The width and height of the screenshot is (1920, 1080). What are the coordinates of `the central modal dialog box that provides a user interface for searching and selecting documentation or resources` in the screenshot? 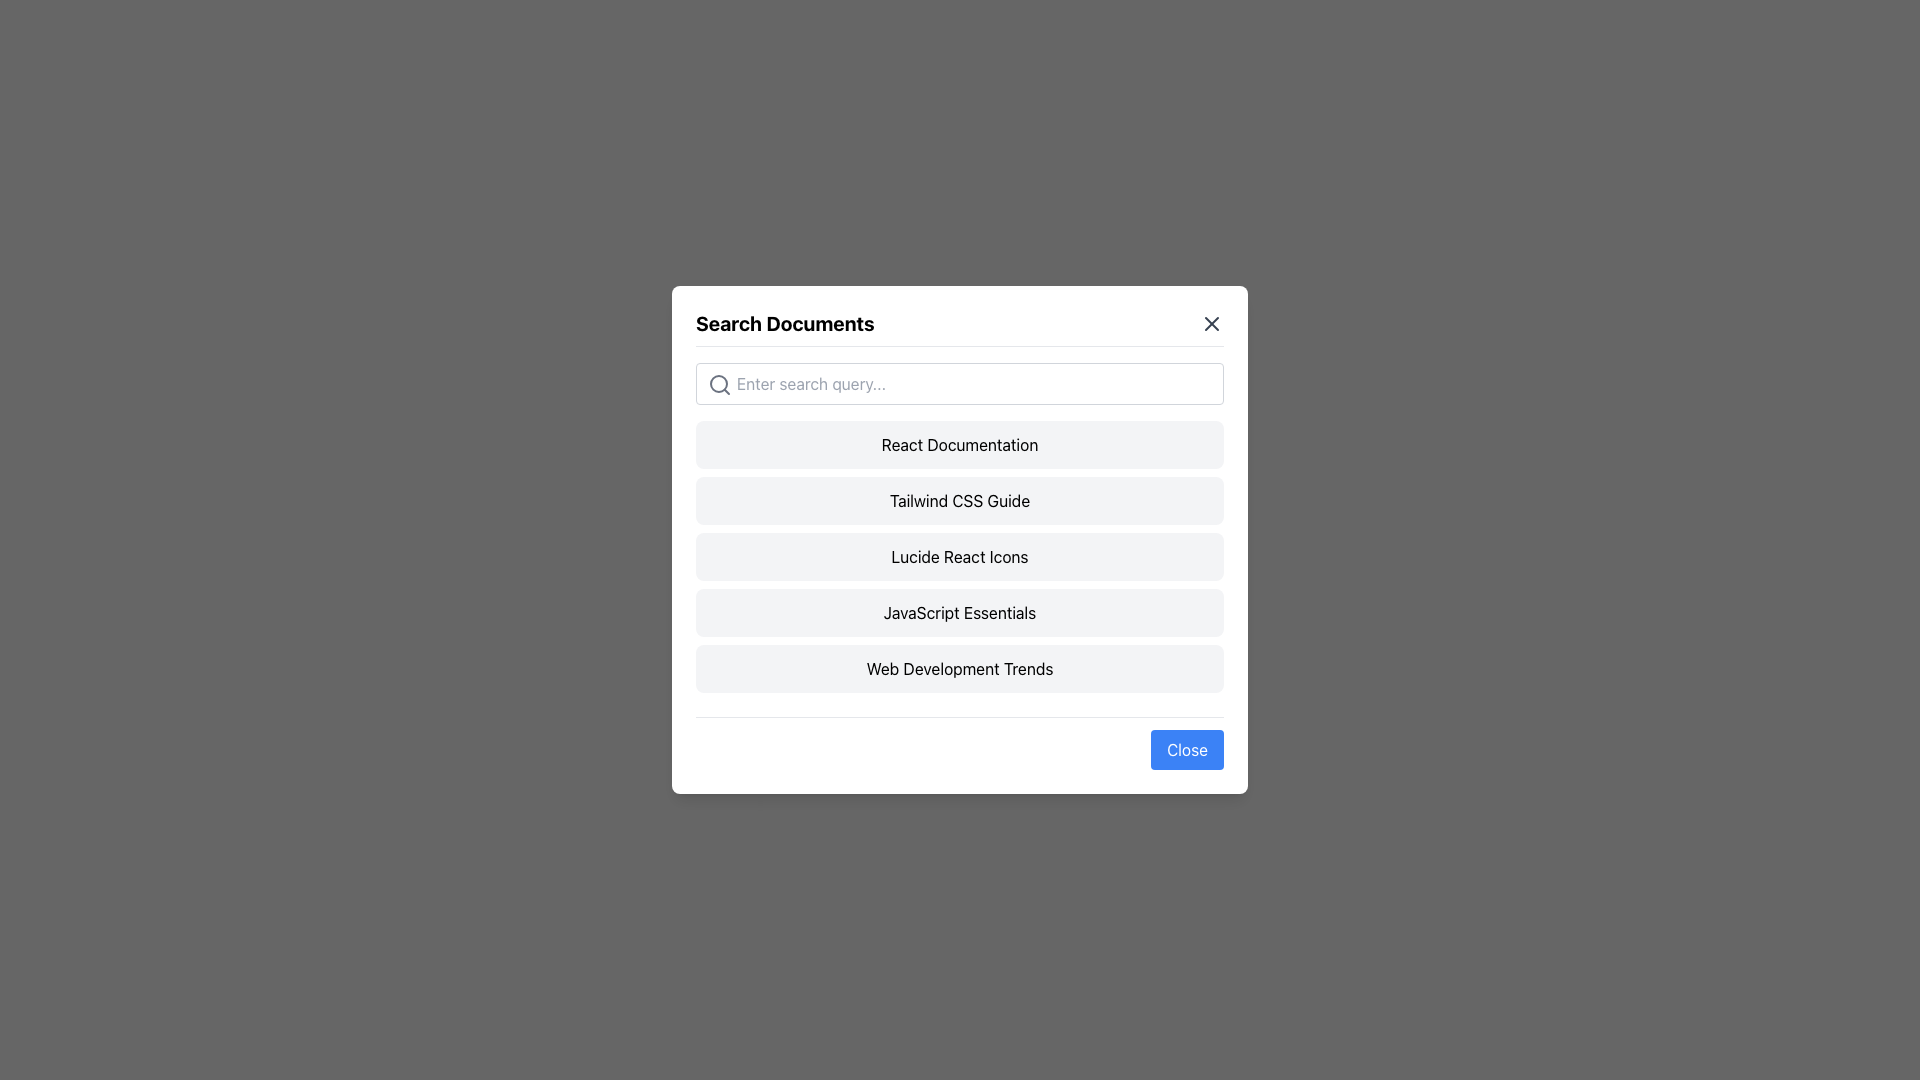 It's located at (960, 540).